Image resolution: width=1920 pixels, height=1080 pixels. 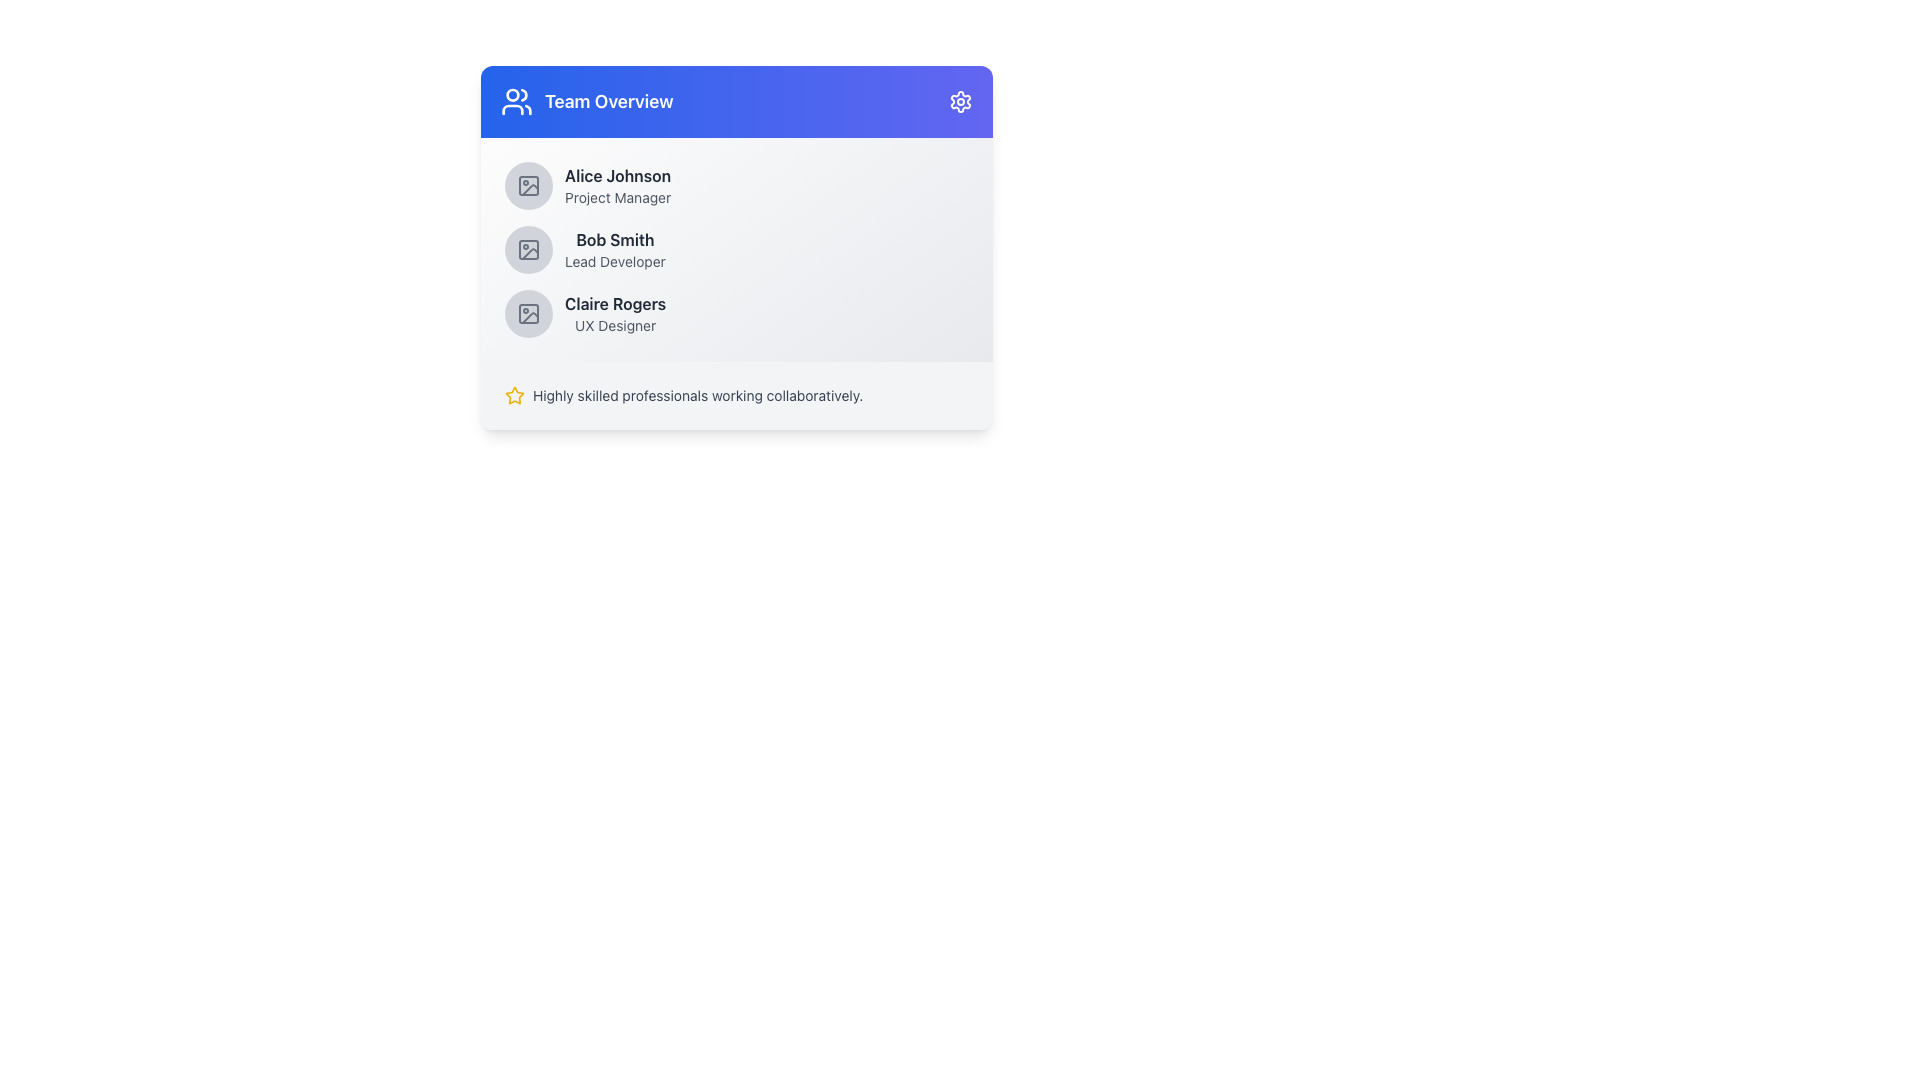 I want to click on the circular image icon with a light gray background representing an image, located under the 'Team Overview' section next to 'Bob Smith, Lead Developer', so click(x=528, y=249).